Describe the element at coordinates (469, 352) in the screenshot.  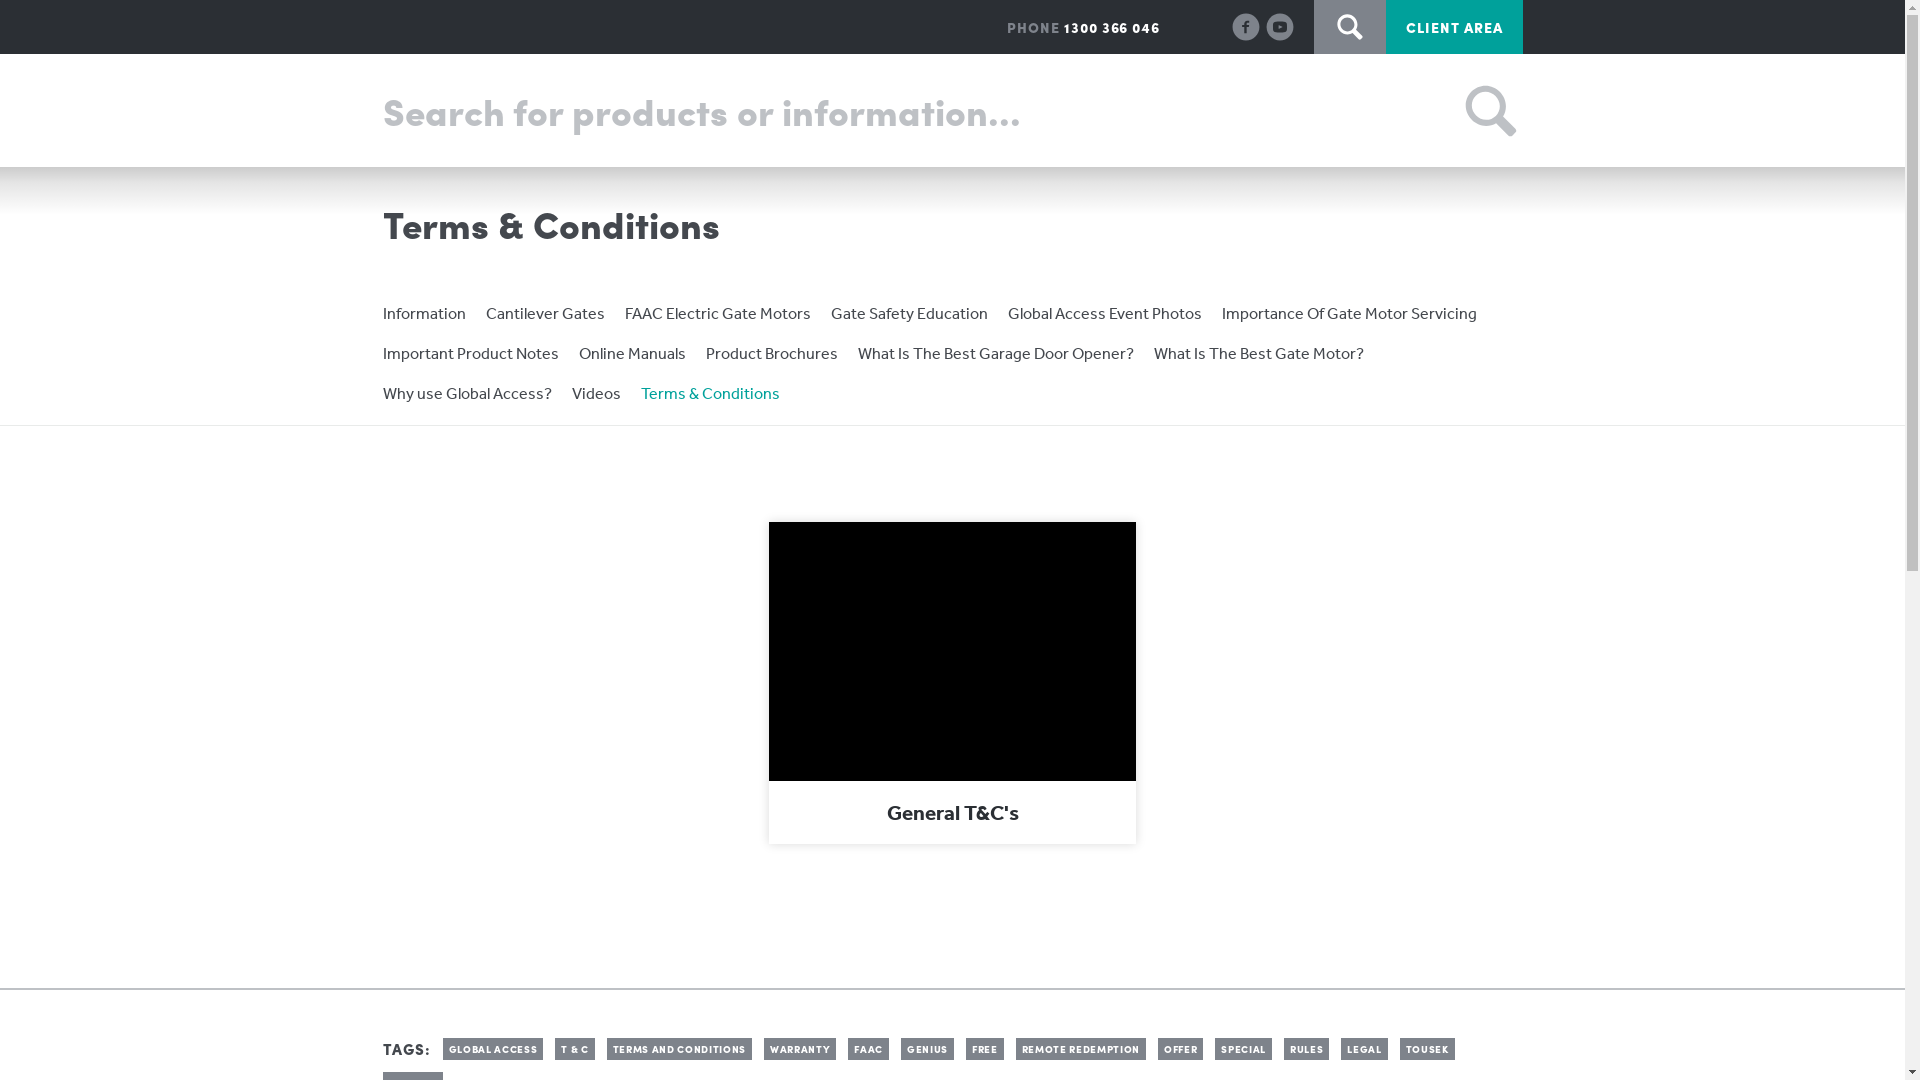
I see `'Important Product Notes'` at that location.